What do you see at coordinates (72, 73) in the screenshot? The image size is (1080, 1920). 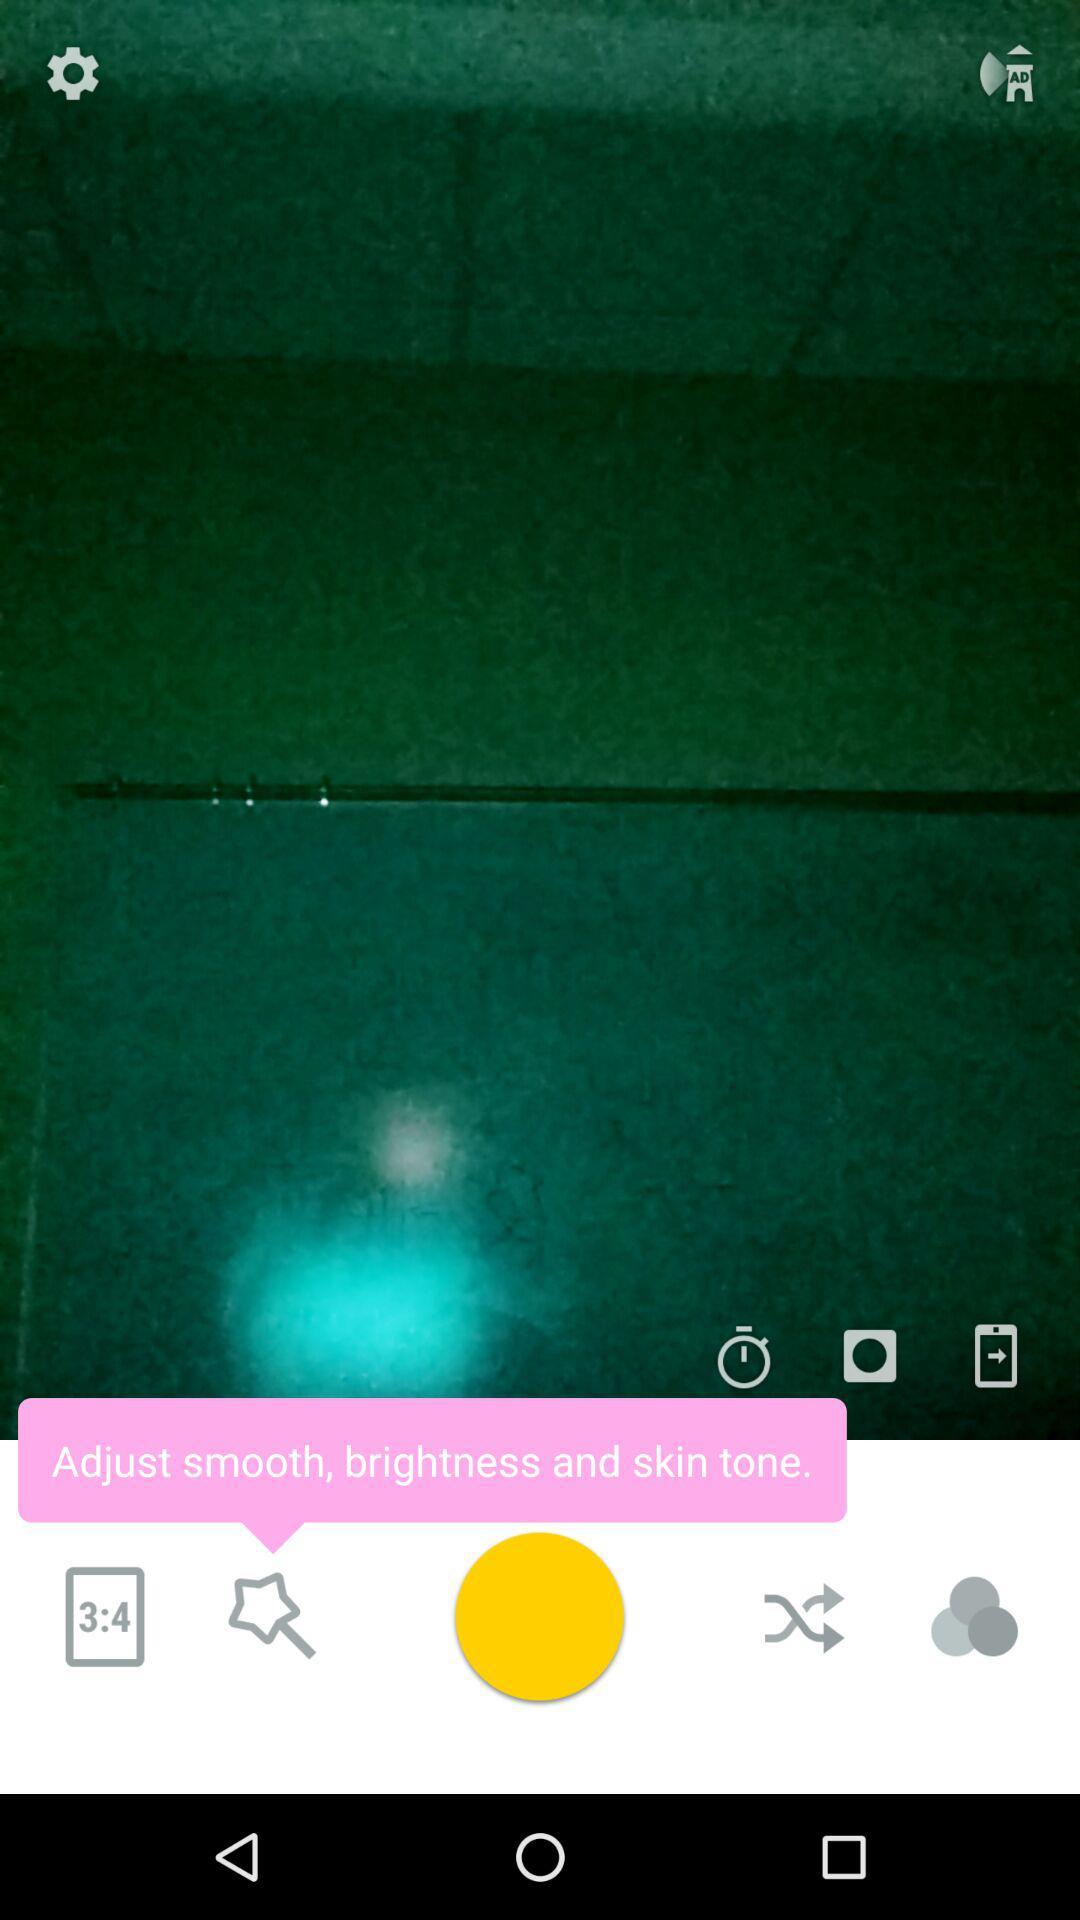 I see `the settings icon` at bounding box center [72, 73].